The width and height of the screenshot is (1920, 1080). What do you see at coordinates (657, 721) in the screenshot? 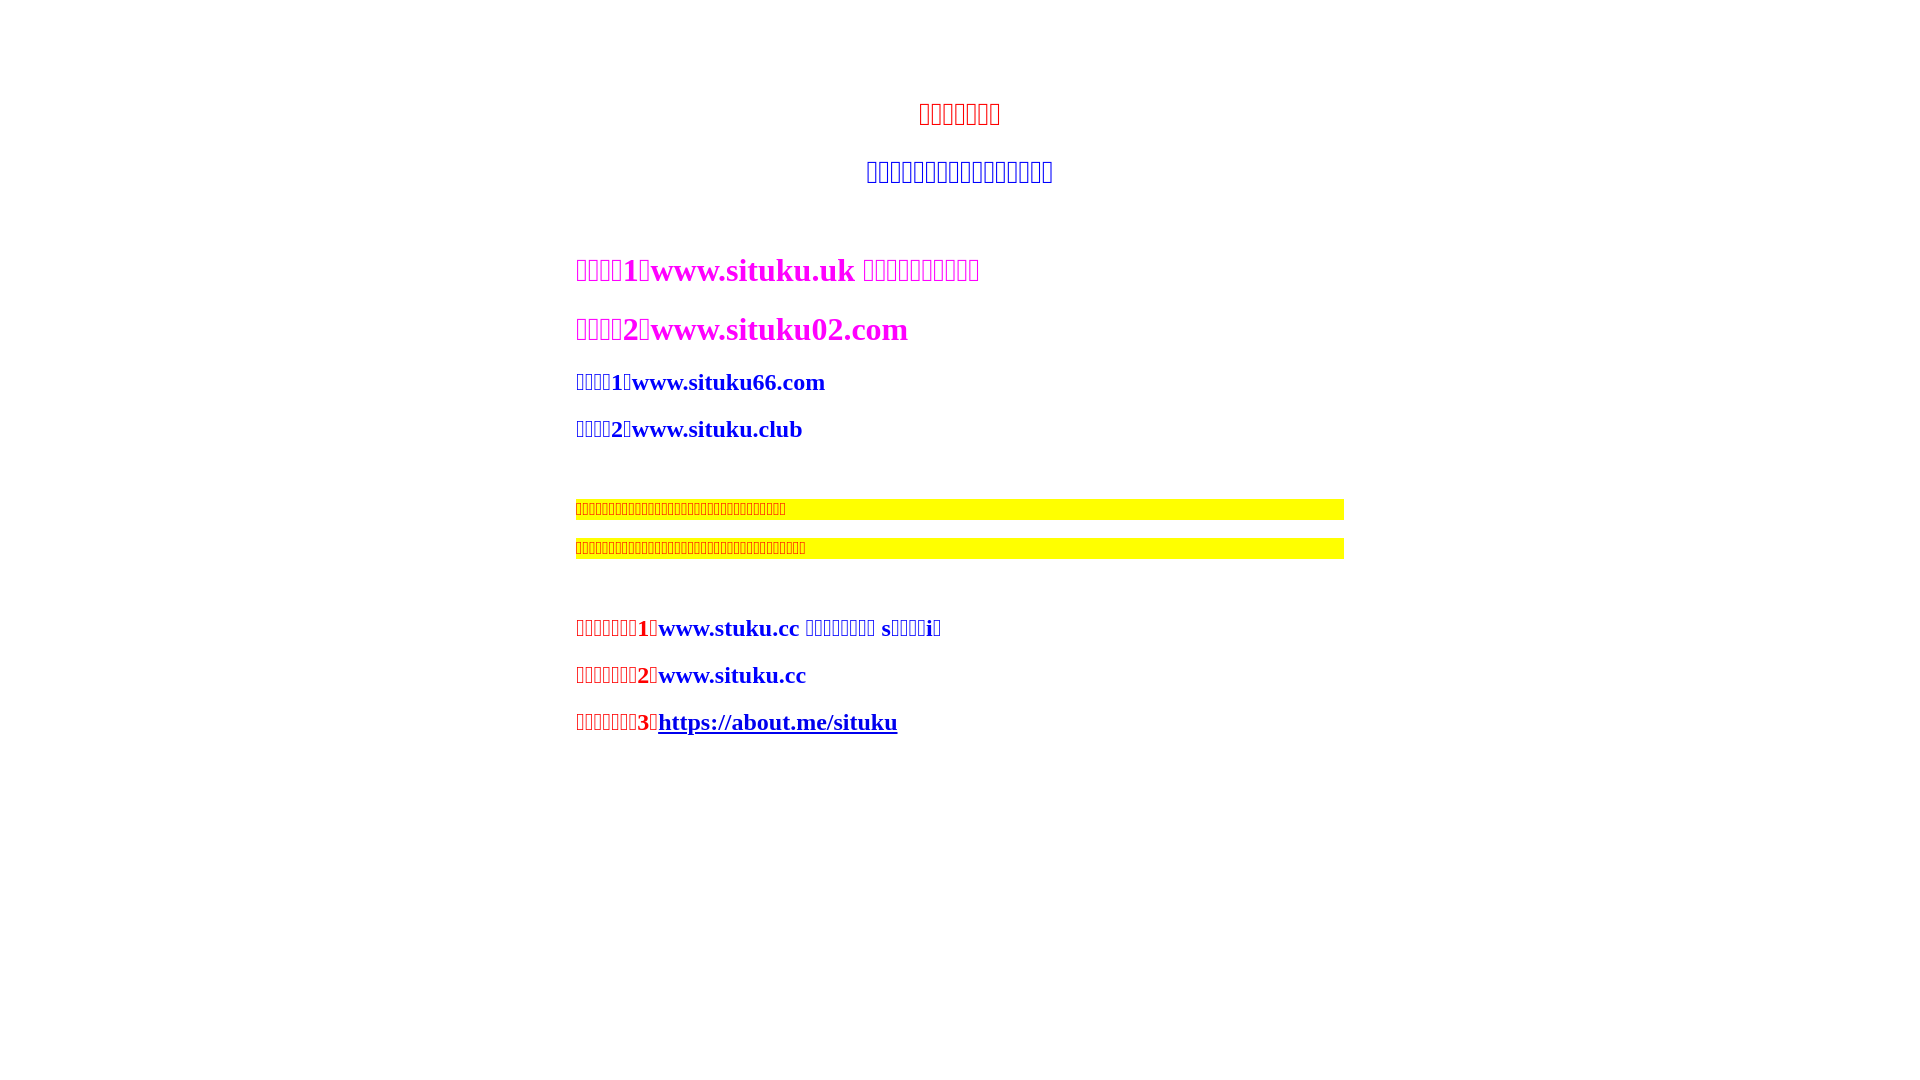
I see `'https://about.me/situku'` at bounding box center [657, 721].